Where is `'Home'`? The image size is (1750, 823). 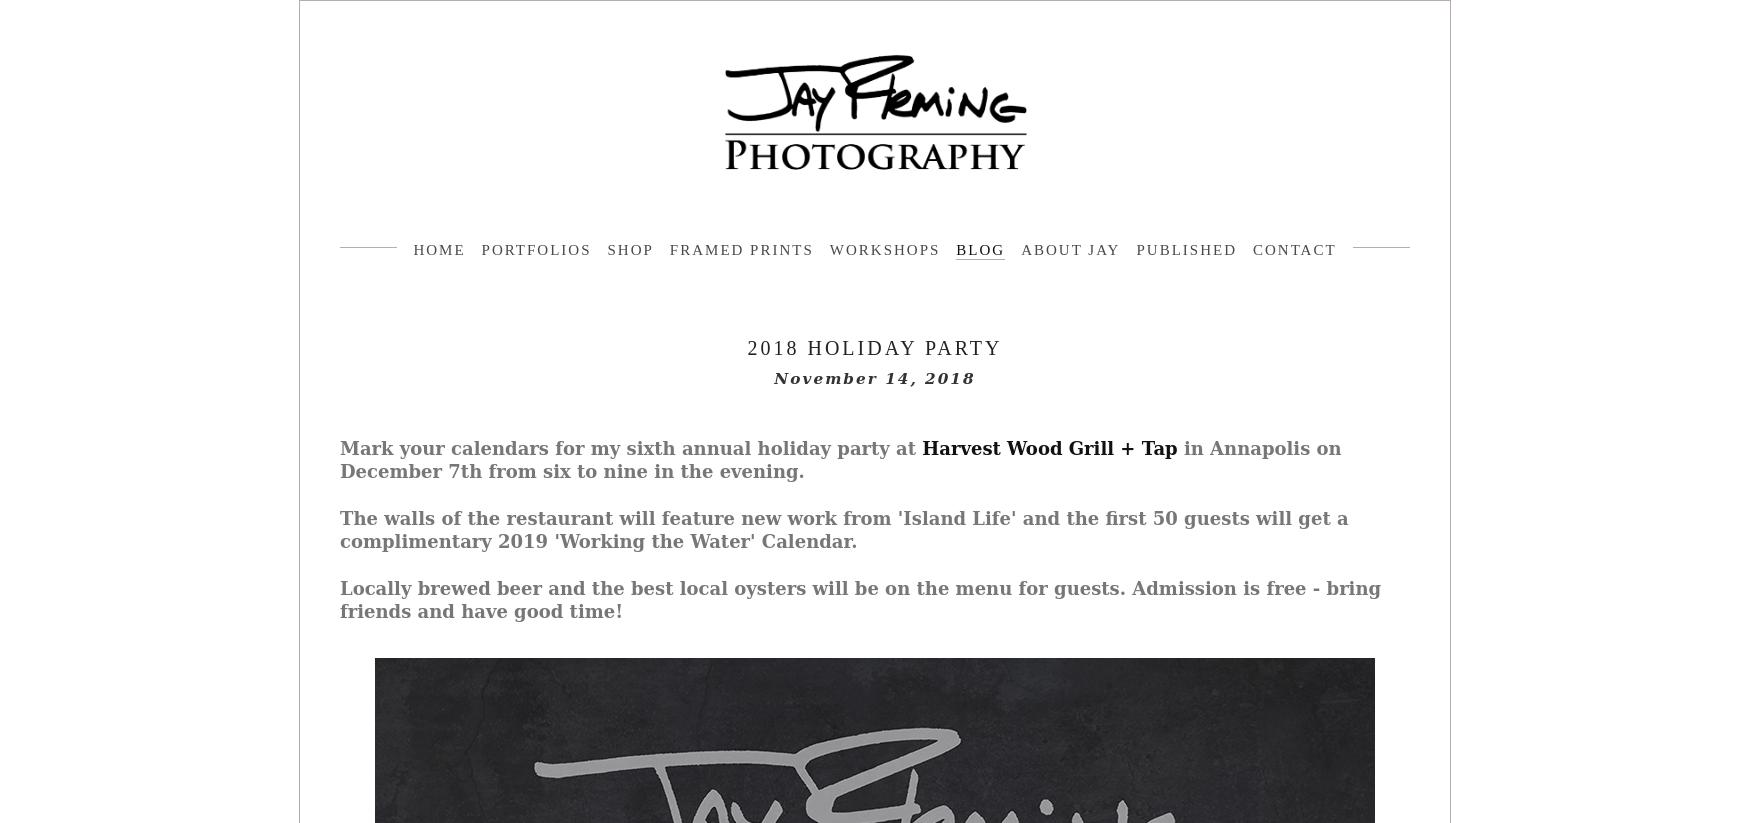 'Home' is located at coordinates (412, 249).